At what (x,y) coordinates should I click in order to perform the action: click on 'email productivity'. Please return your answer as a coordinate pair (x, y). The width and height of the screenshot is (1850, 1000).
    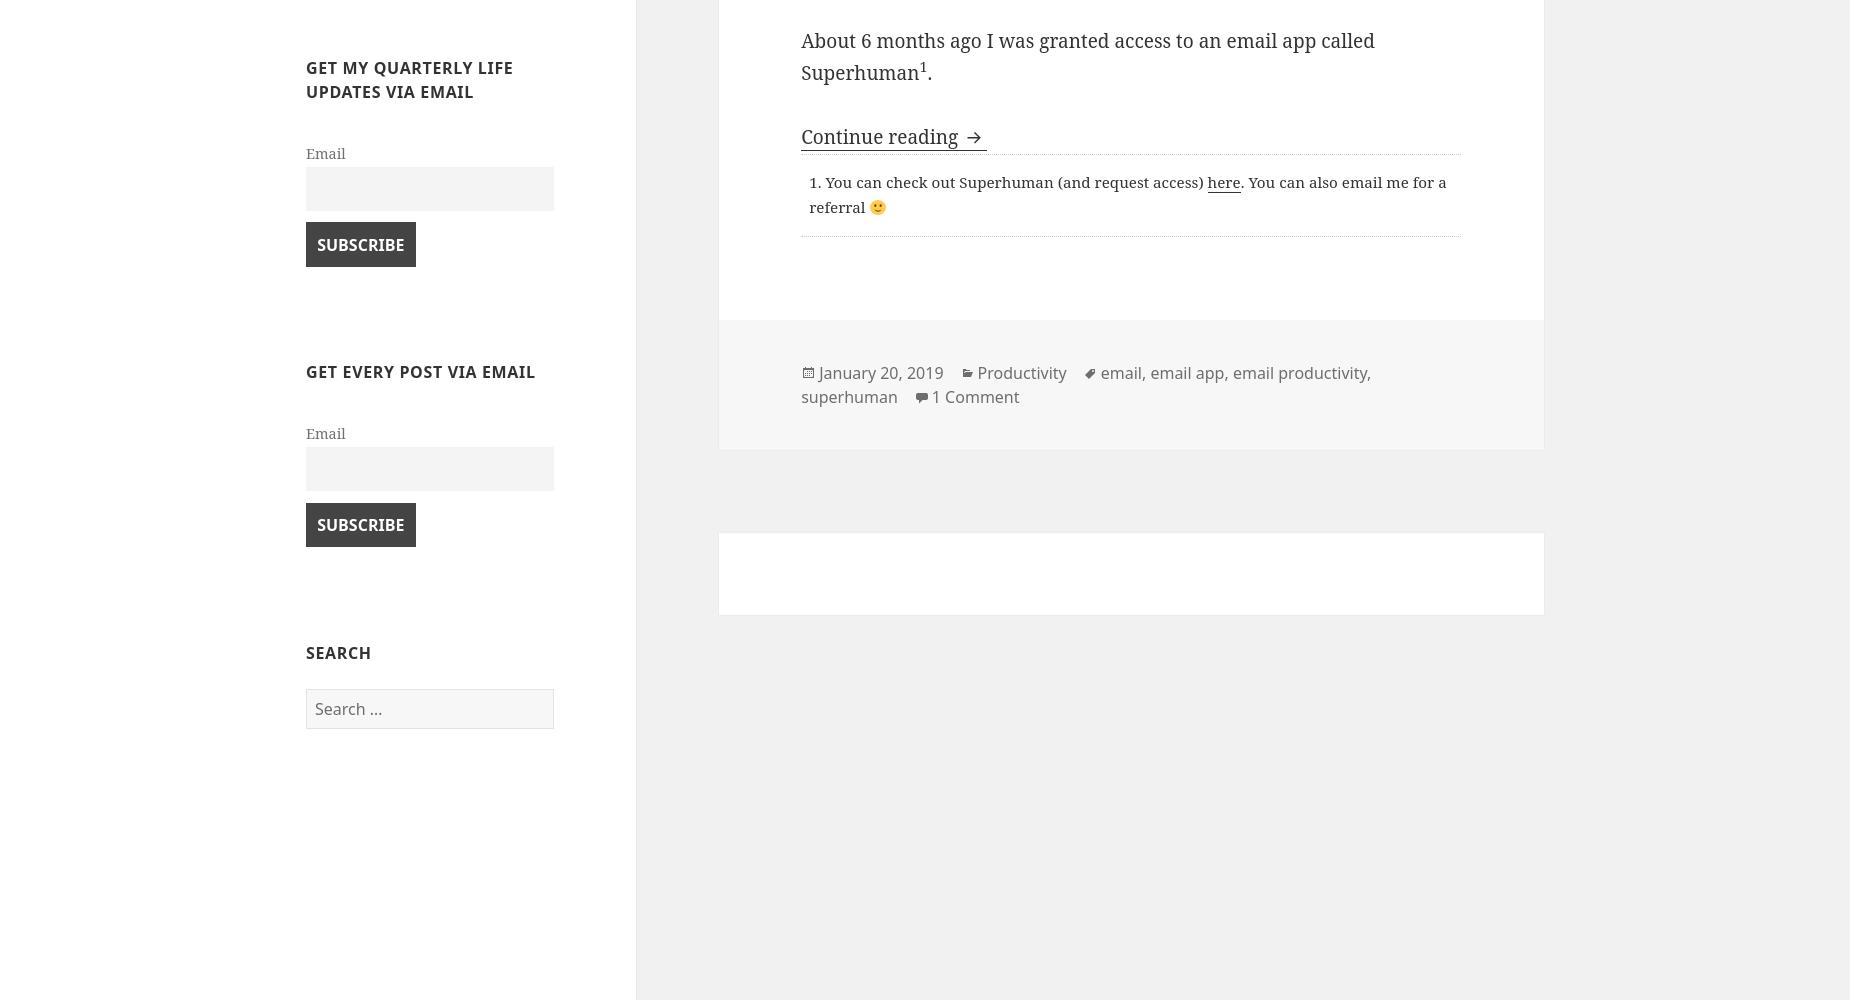
    Looking at the image, I should click on (1230, 371).